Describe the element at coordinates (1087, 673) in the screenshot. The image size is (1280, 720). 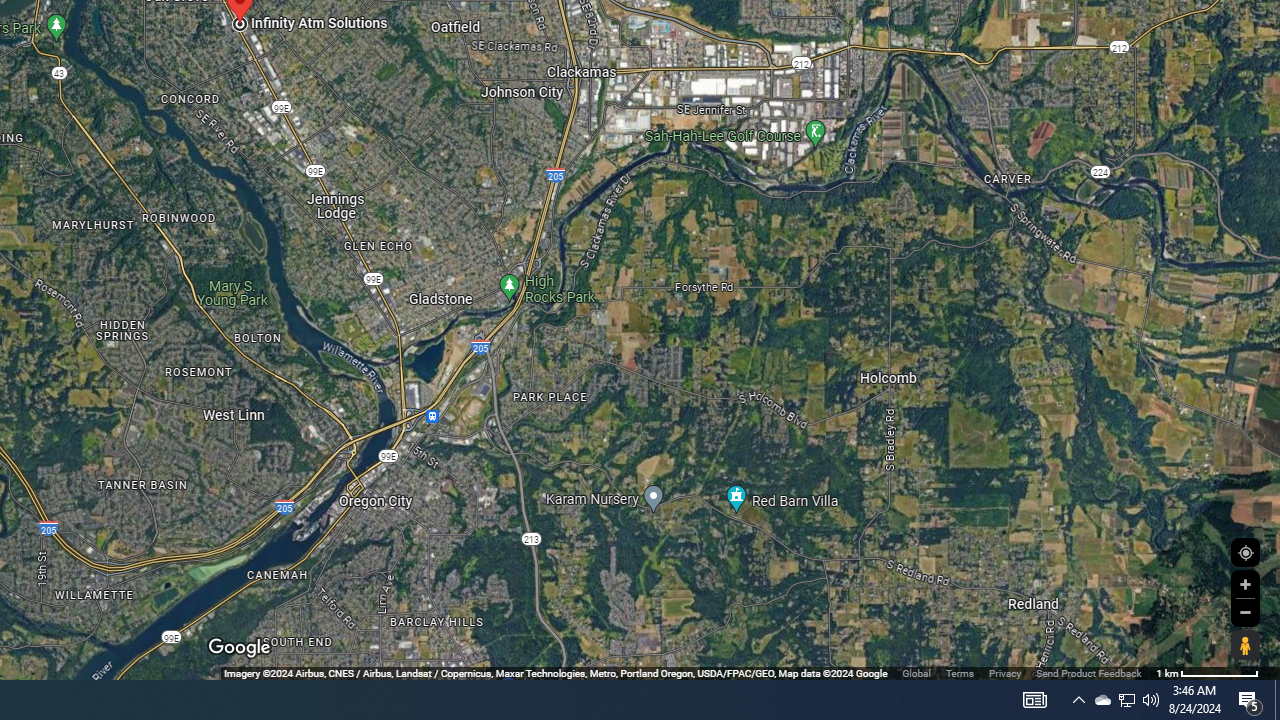
I see `'Send Product Feedback'` at that location.